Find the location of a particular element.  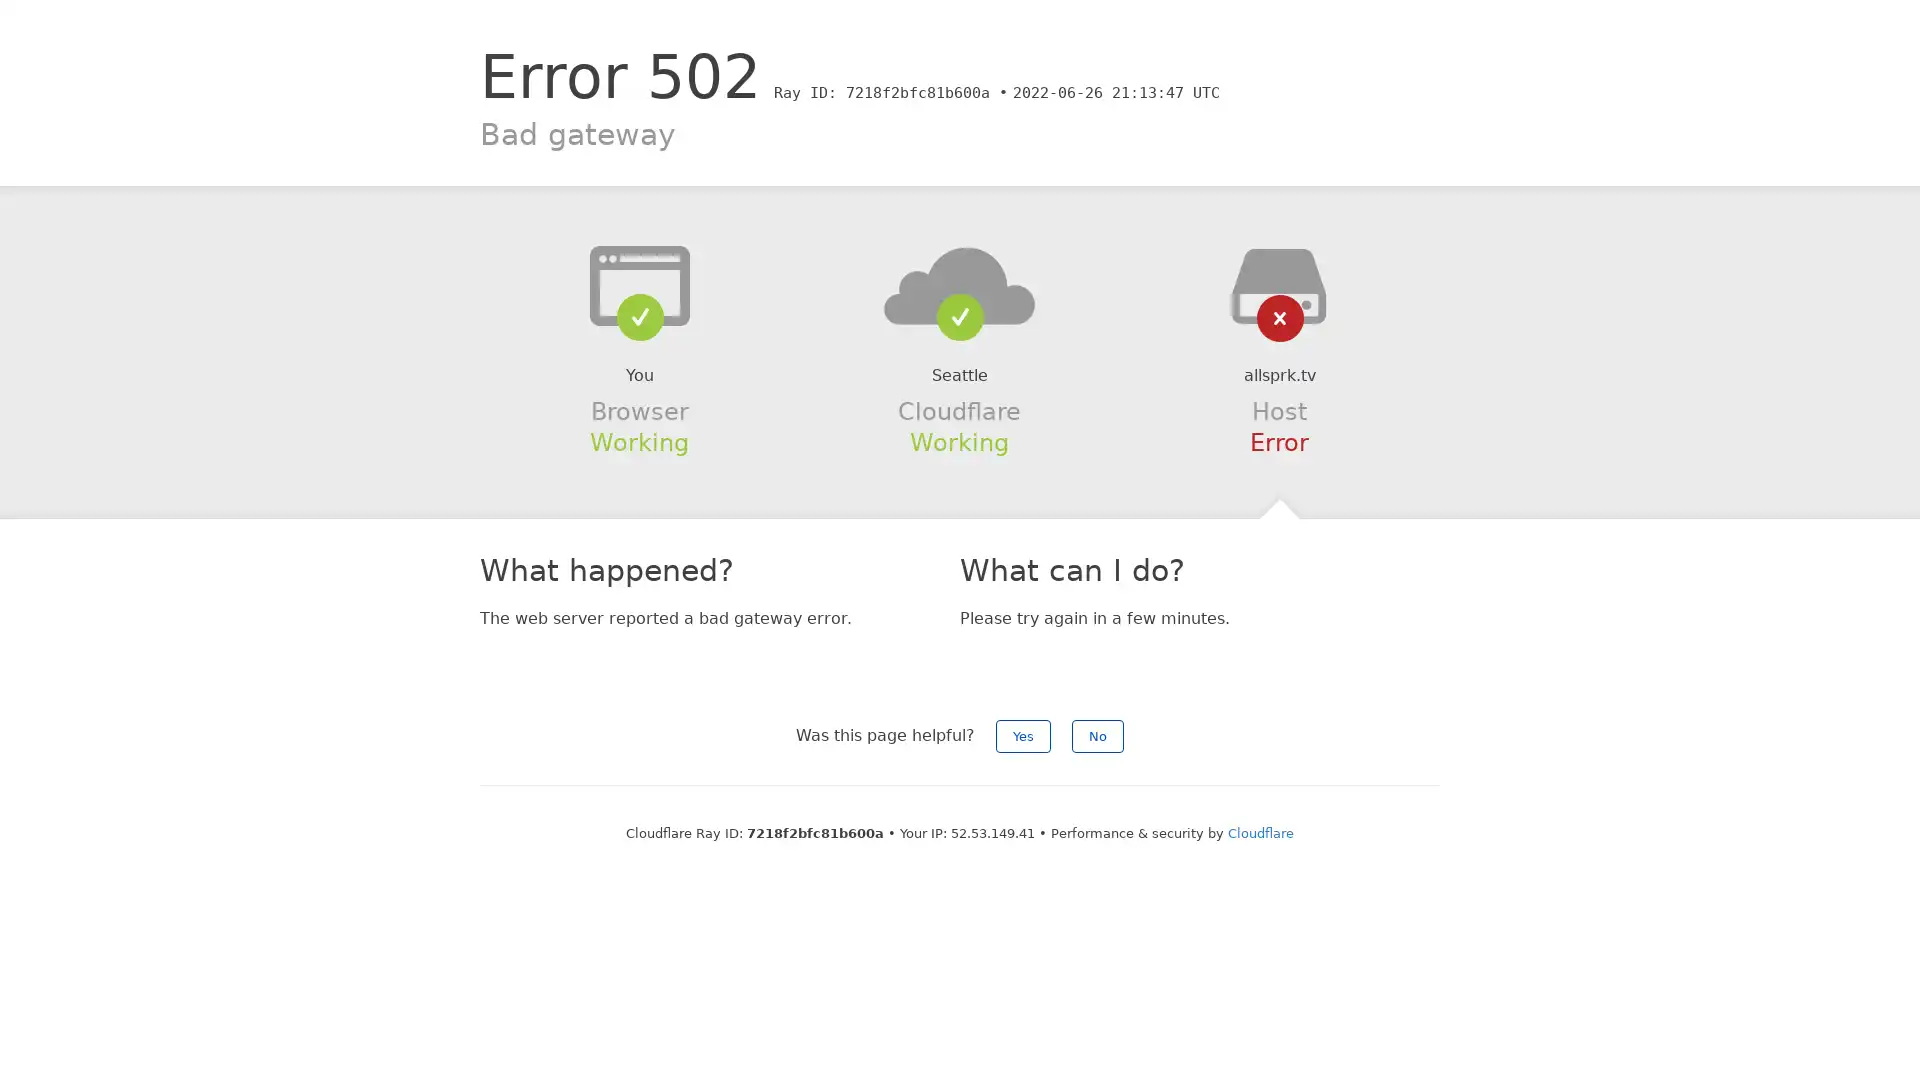

Yes is located at coordinates (1023, 736).